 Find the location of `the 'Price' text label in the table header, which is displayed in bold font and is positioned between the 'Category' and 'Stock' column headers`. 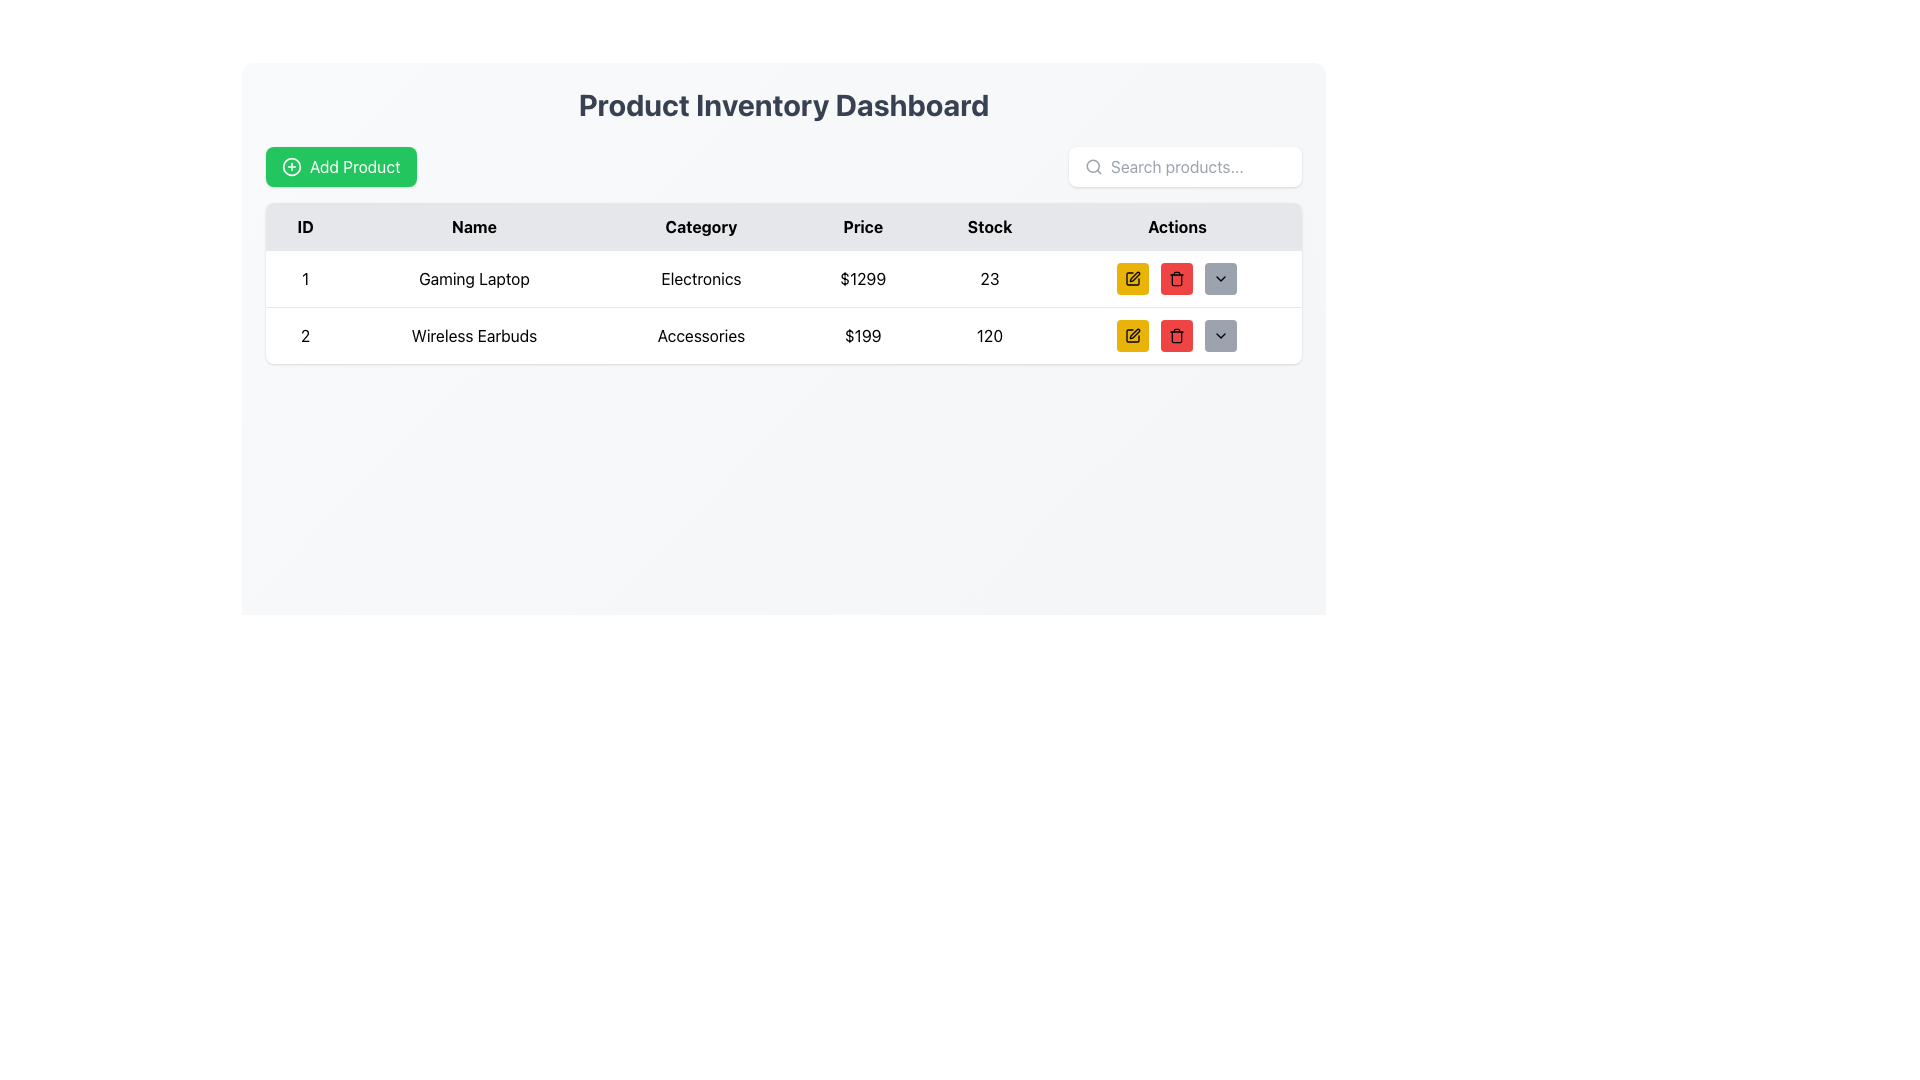

the 'Price' text label in the table header, which is displayed in bold font and is positioned between the 'Category' and 'Stock' column headers is located at coordinates (863, 226).